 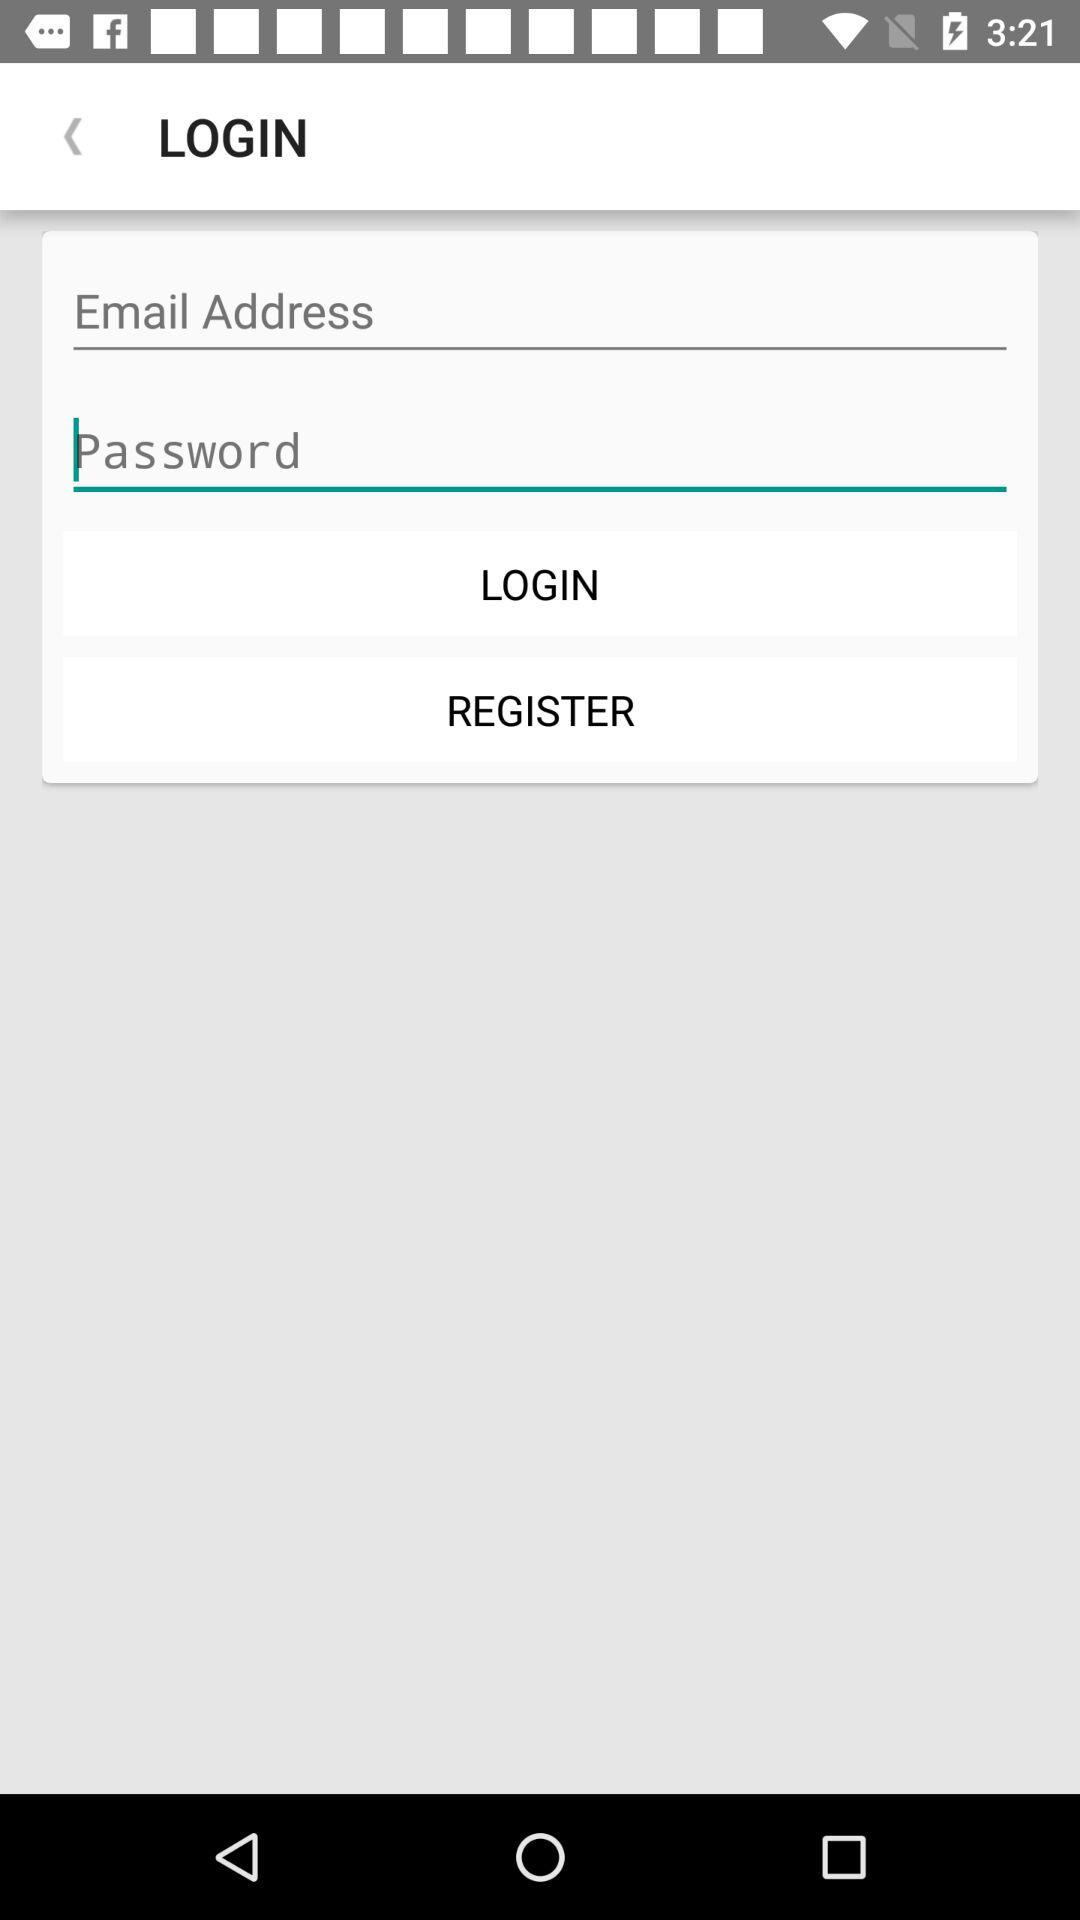 What do you see at coordinates (540, 709) in the screenshot?
I see `icon below login item` at bounding box center [540, 709].